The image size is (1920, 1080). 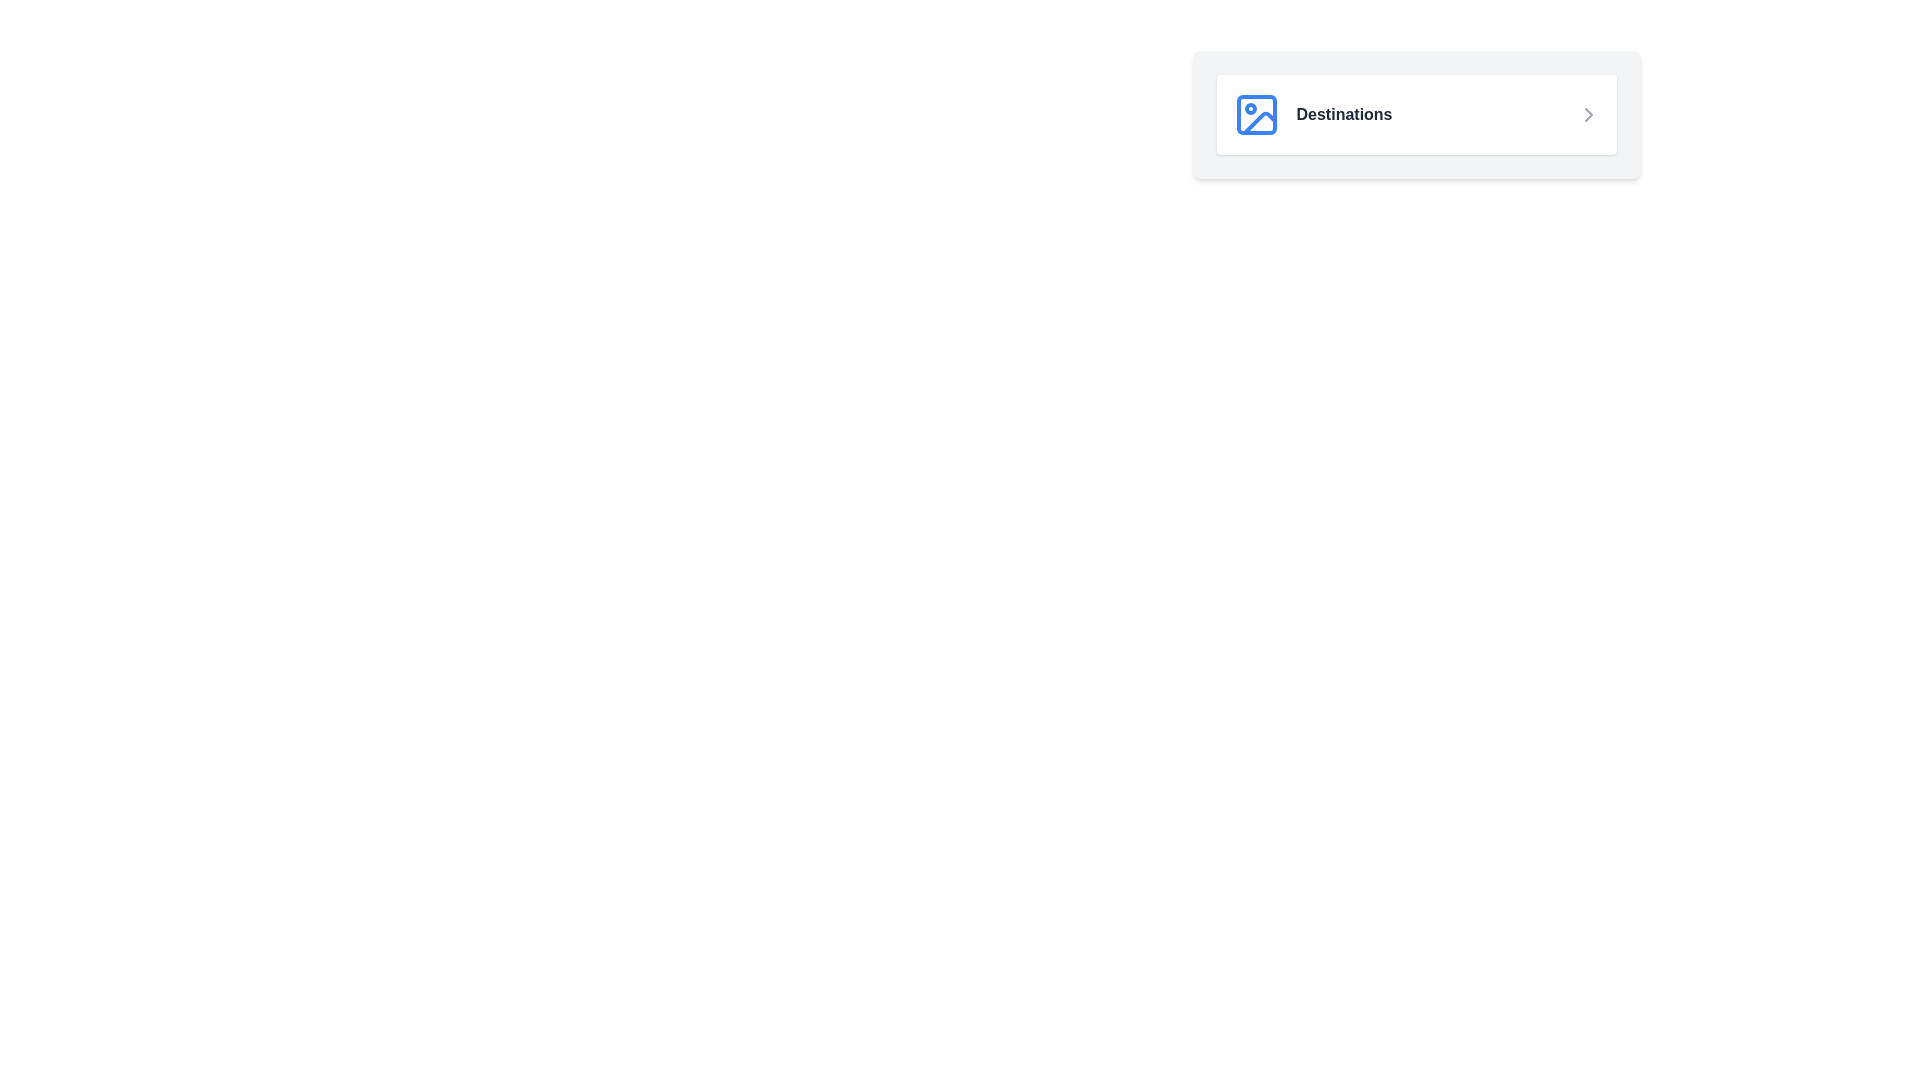 I want to click on the small square shape with rounded corners and a blue outline located at the top-left corner of the image icon within the top-right card labeled 'Destinations', so click(x=1255, y=115).